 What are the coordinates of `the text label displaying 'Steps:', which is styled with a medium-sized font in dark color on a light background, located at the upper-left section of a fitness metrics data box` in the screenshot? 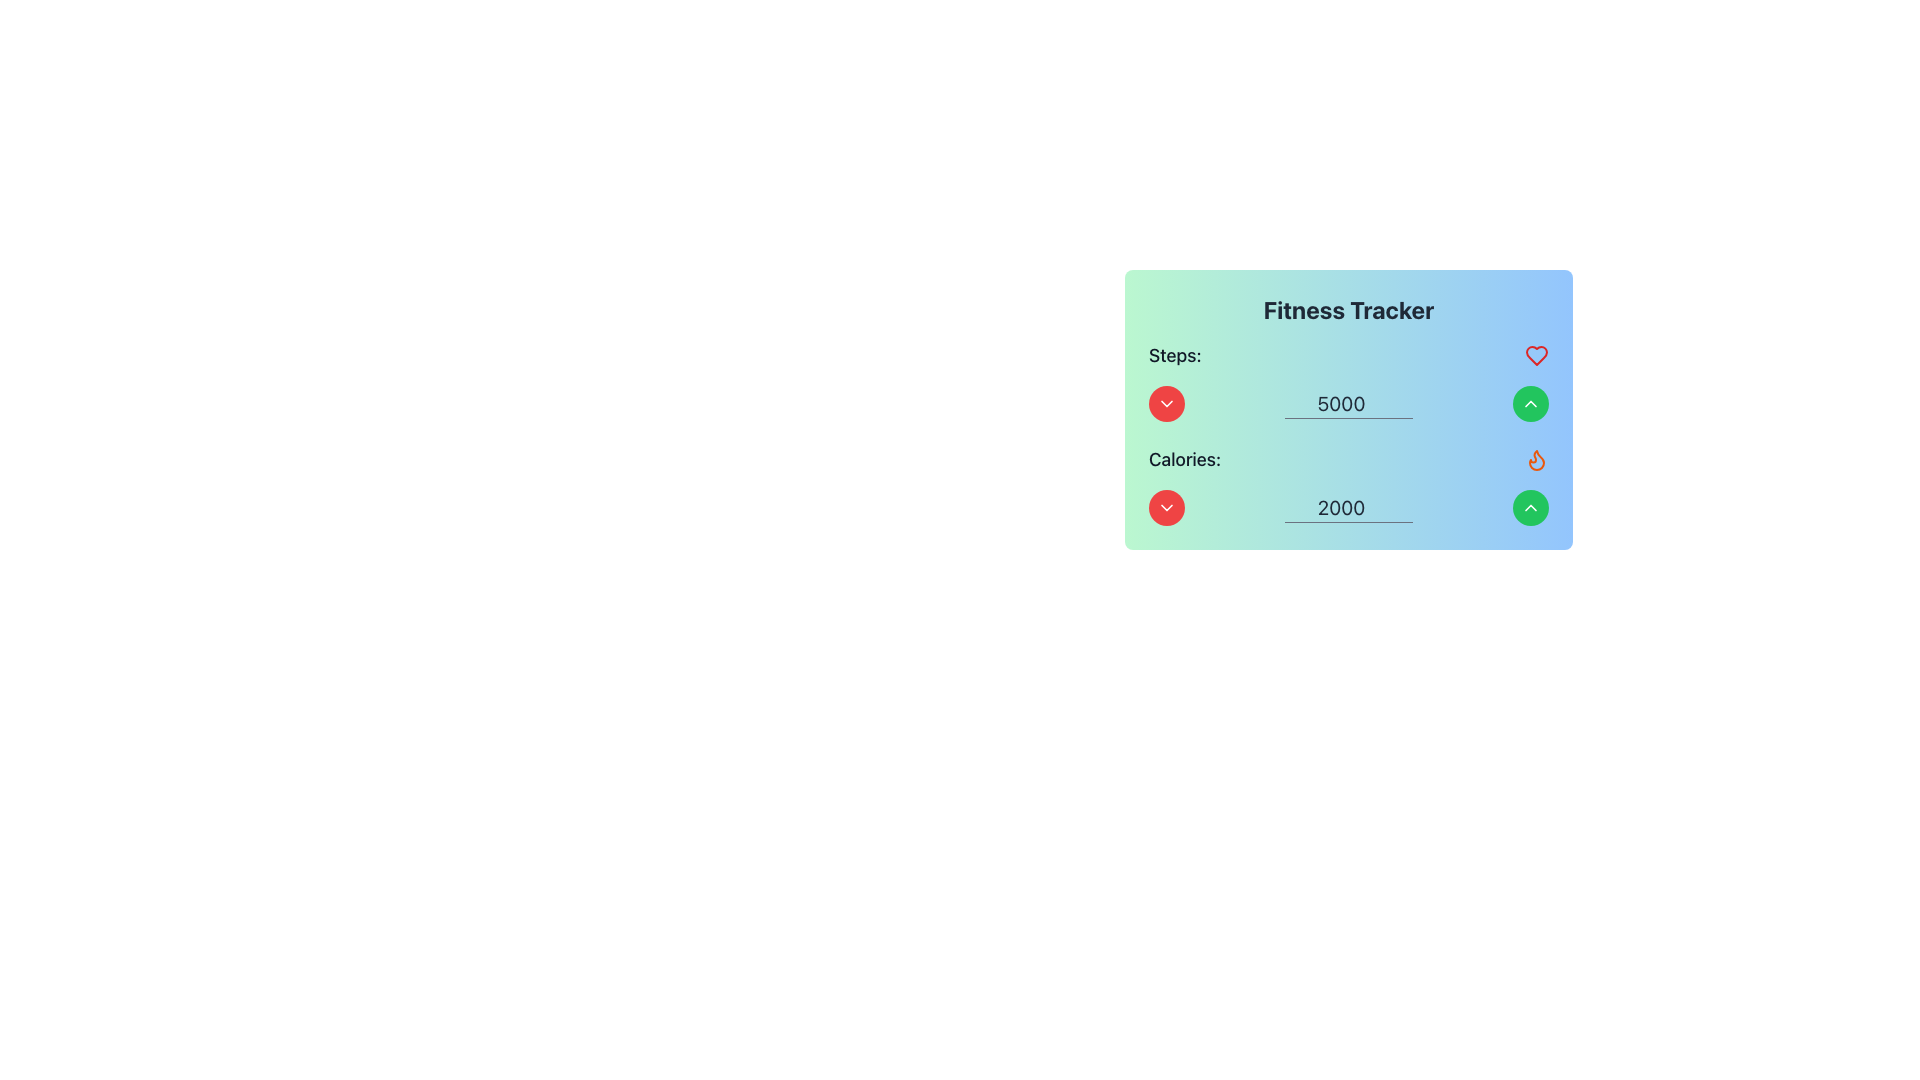 It's located at (1175, 354).